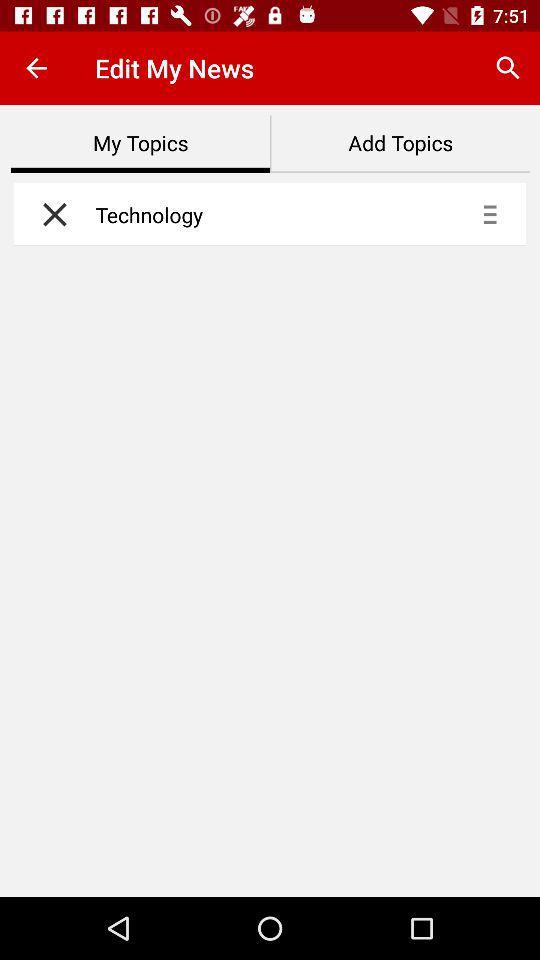  I want to click on remove topic technology, so click(49, 214).